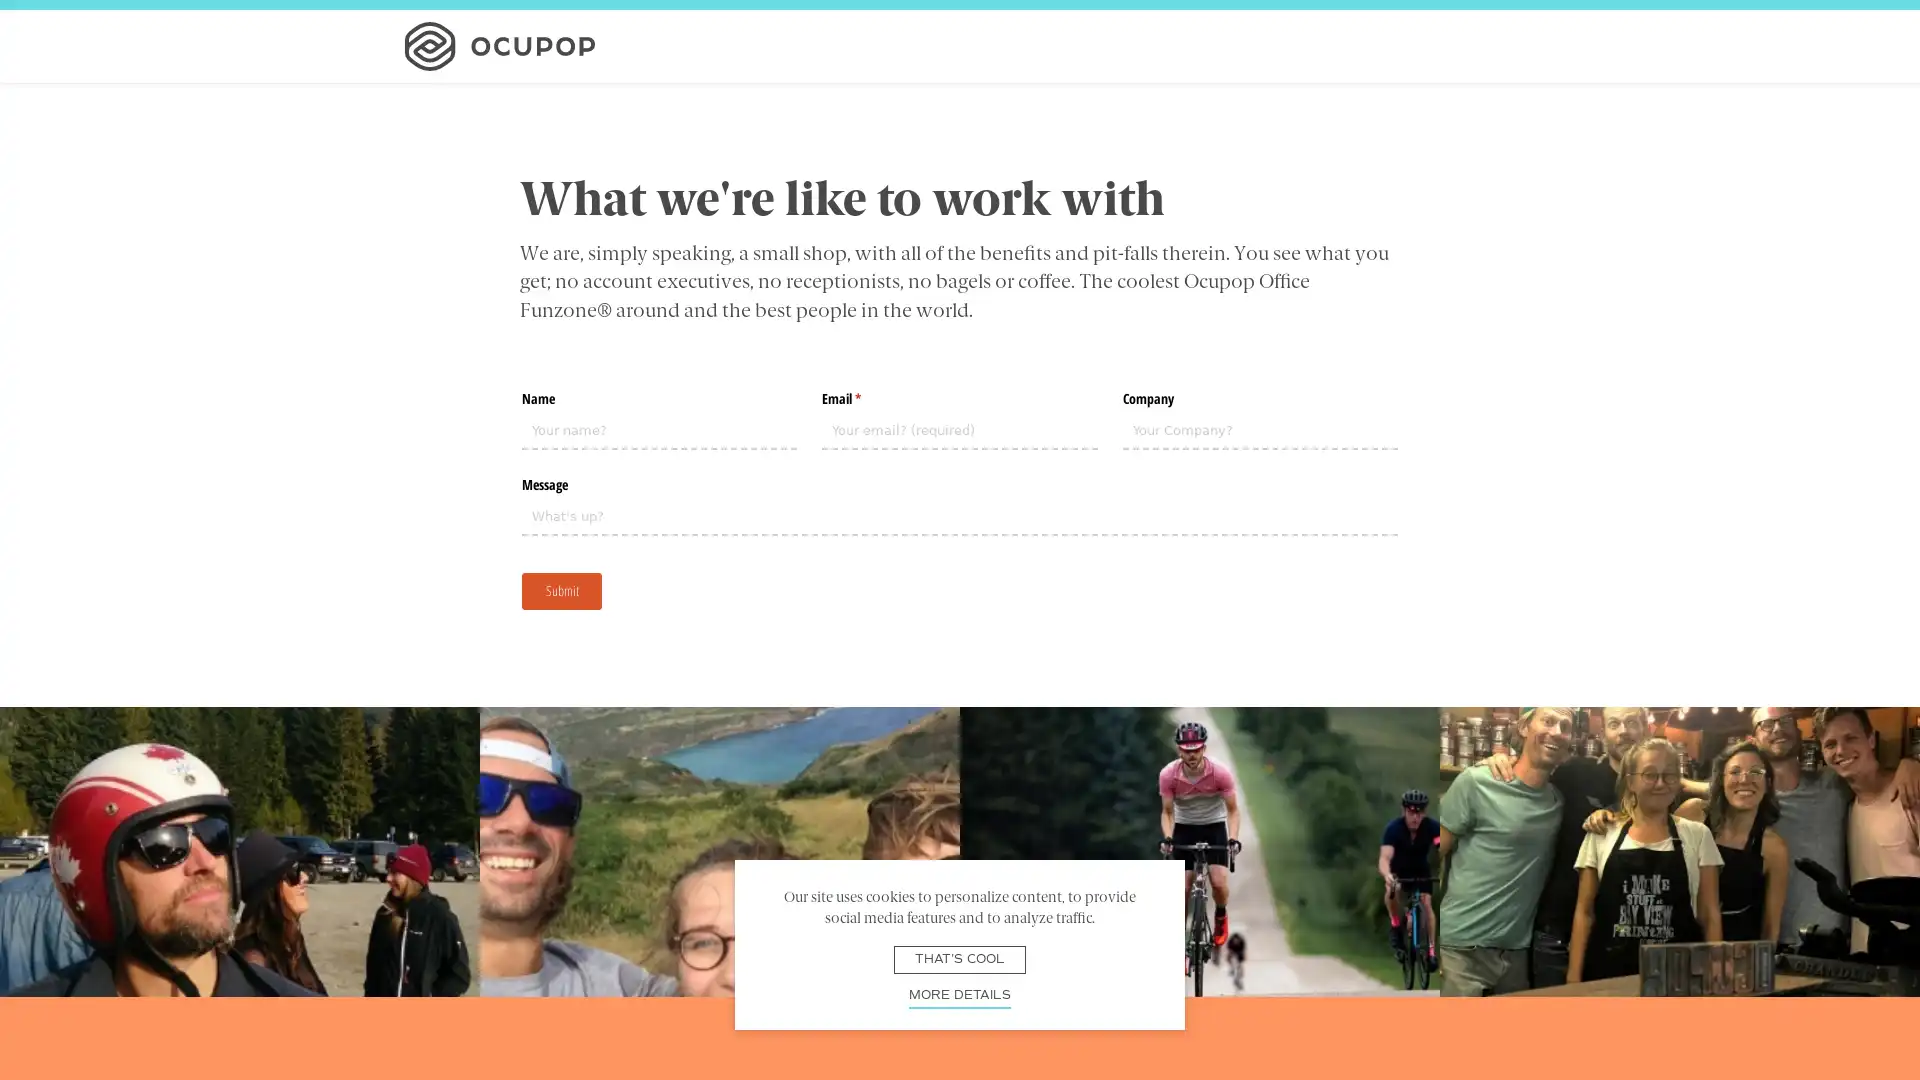 Image resolution: width=1920 pixels, height=1080 pixels. I want to click on Submit, so click(560, 589).